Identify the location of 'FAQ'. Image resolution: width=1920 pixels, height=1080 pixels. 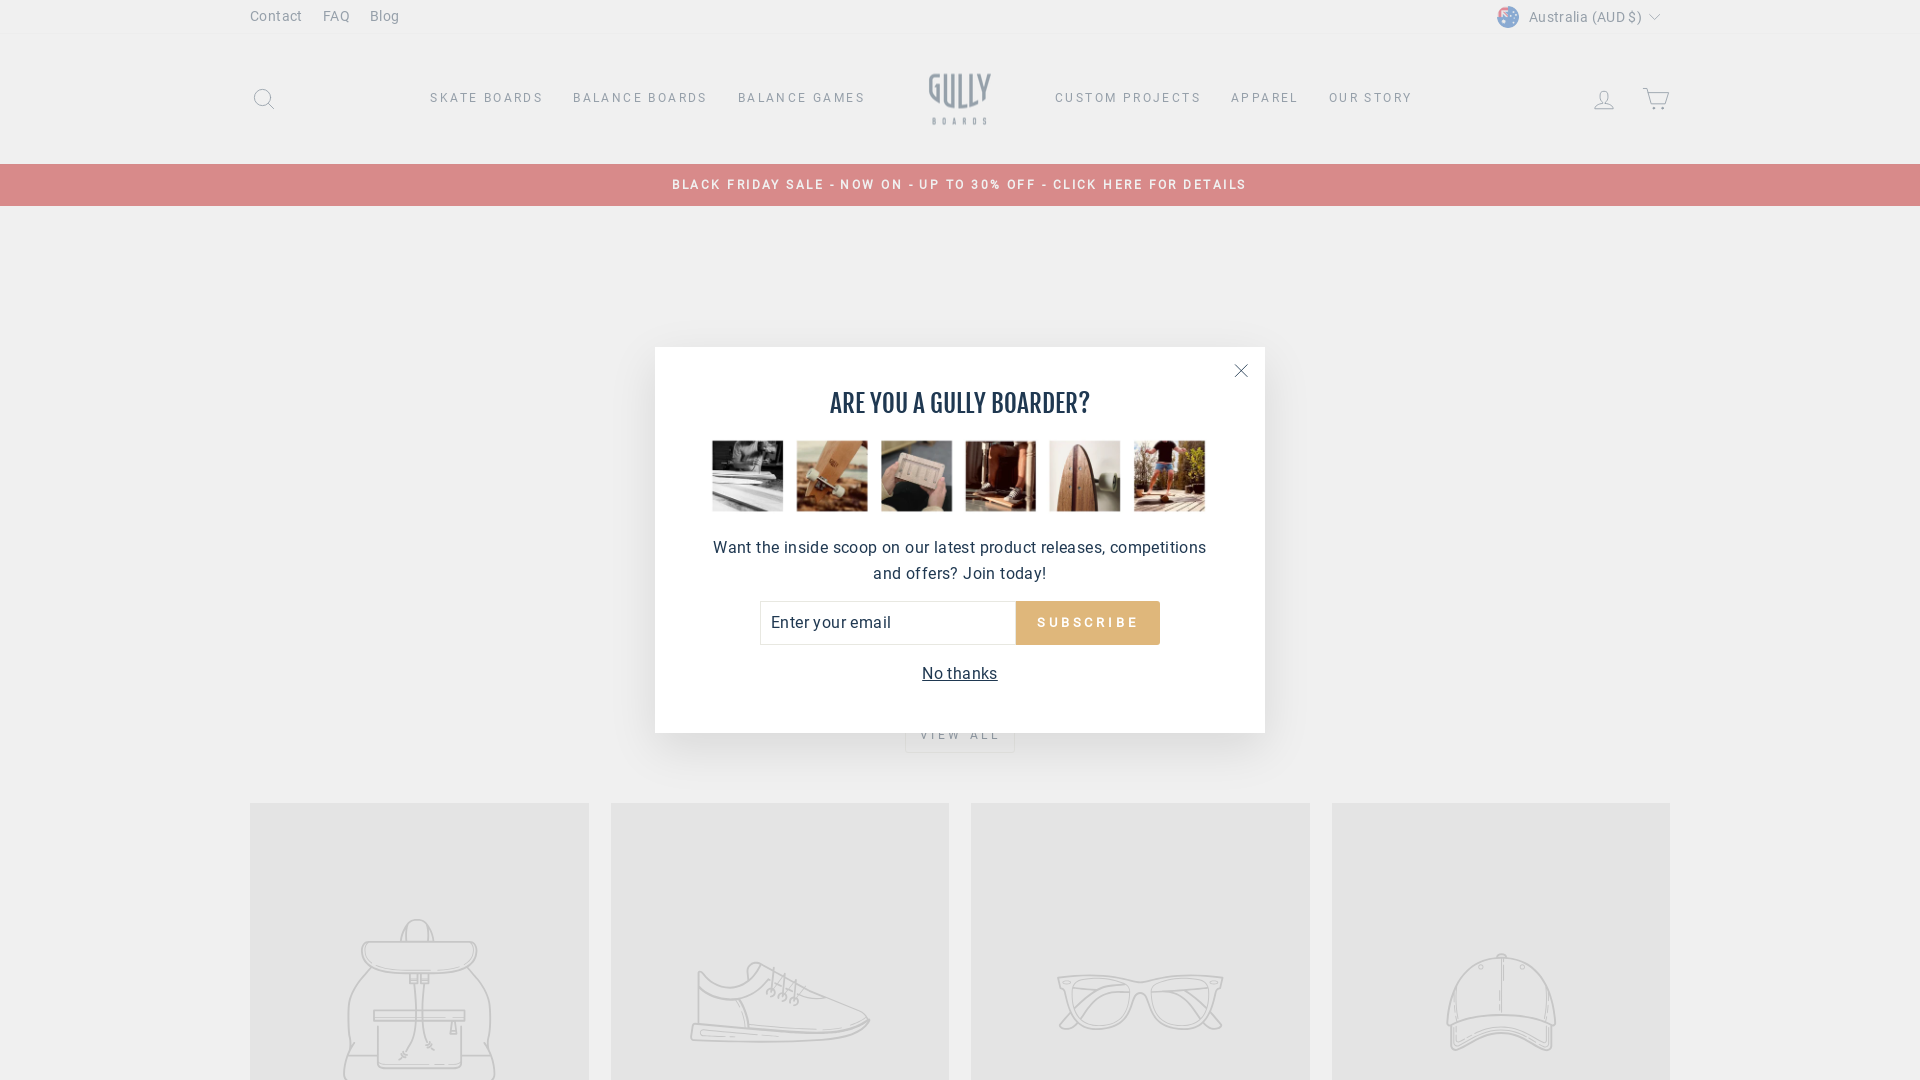
(336, 16).